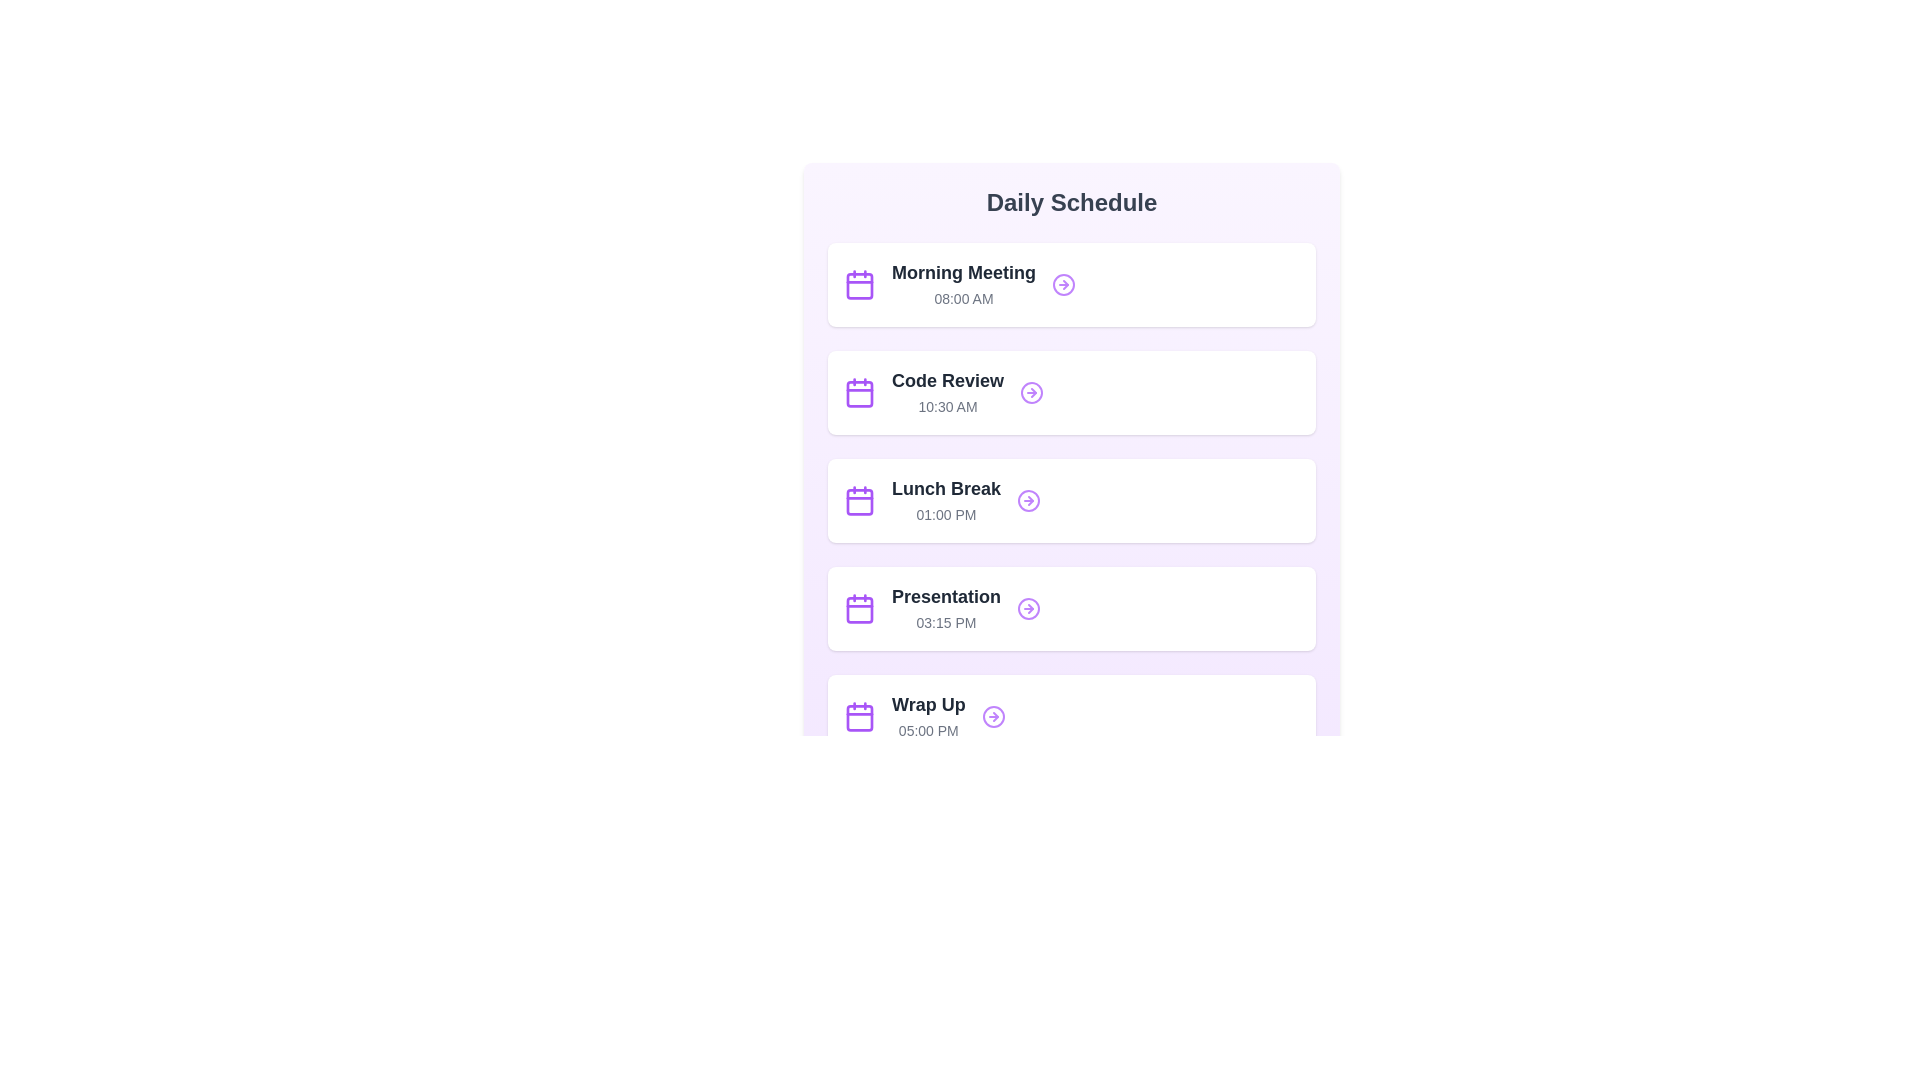 Image resolution: width=1920 pixels, height=1080 pixels. What do you see at coordinates (927, 731) in the screenshot?
I see `the text label displaying '05:00 PM', which is styled in gray and positioned beneath the bold 'Wrap Up' text within the purple-bordered box` at bounding box center [927, 731].